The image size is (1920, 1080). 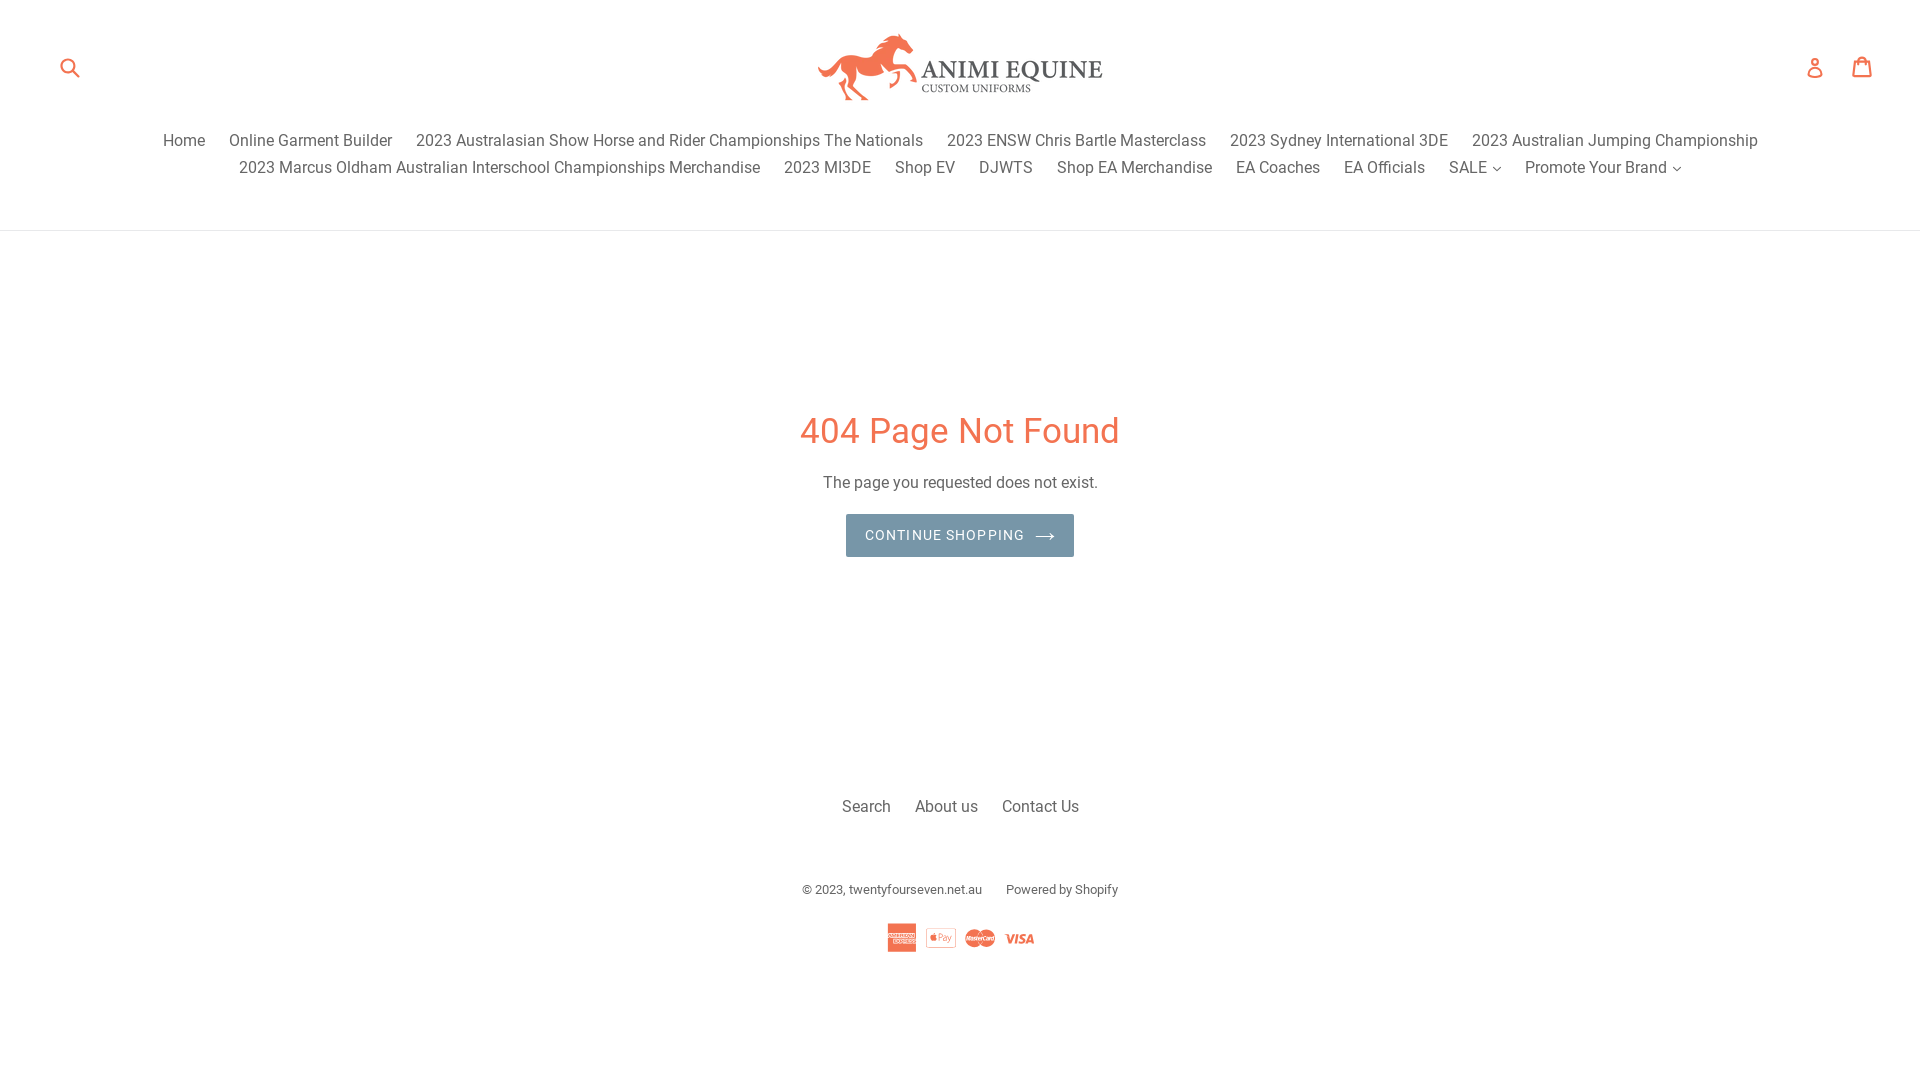 What do you see at coordinates (1383, 168) in the screenshot?
I see `'EA Officials'` at bounding box center [1383, 168].